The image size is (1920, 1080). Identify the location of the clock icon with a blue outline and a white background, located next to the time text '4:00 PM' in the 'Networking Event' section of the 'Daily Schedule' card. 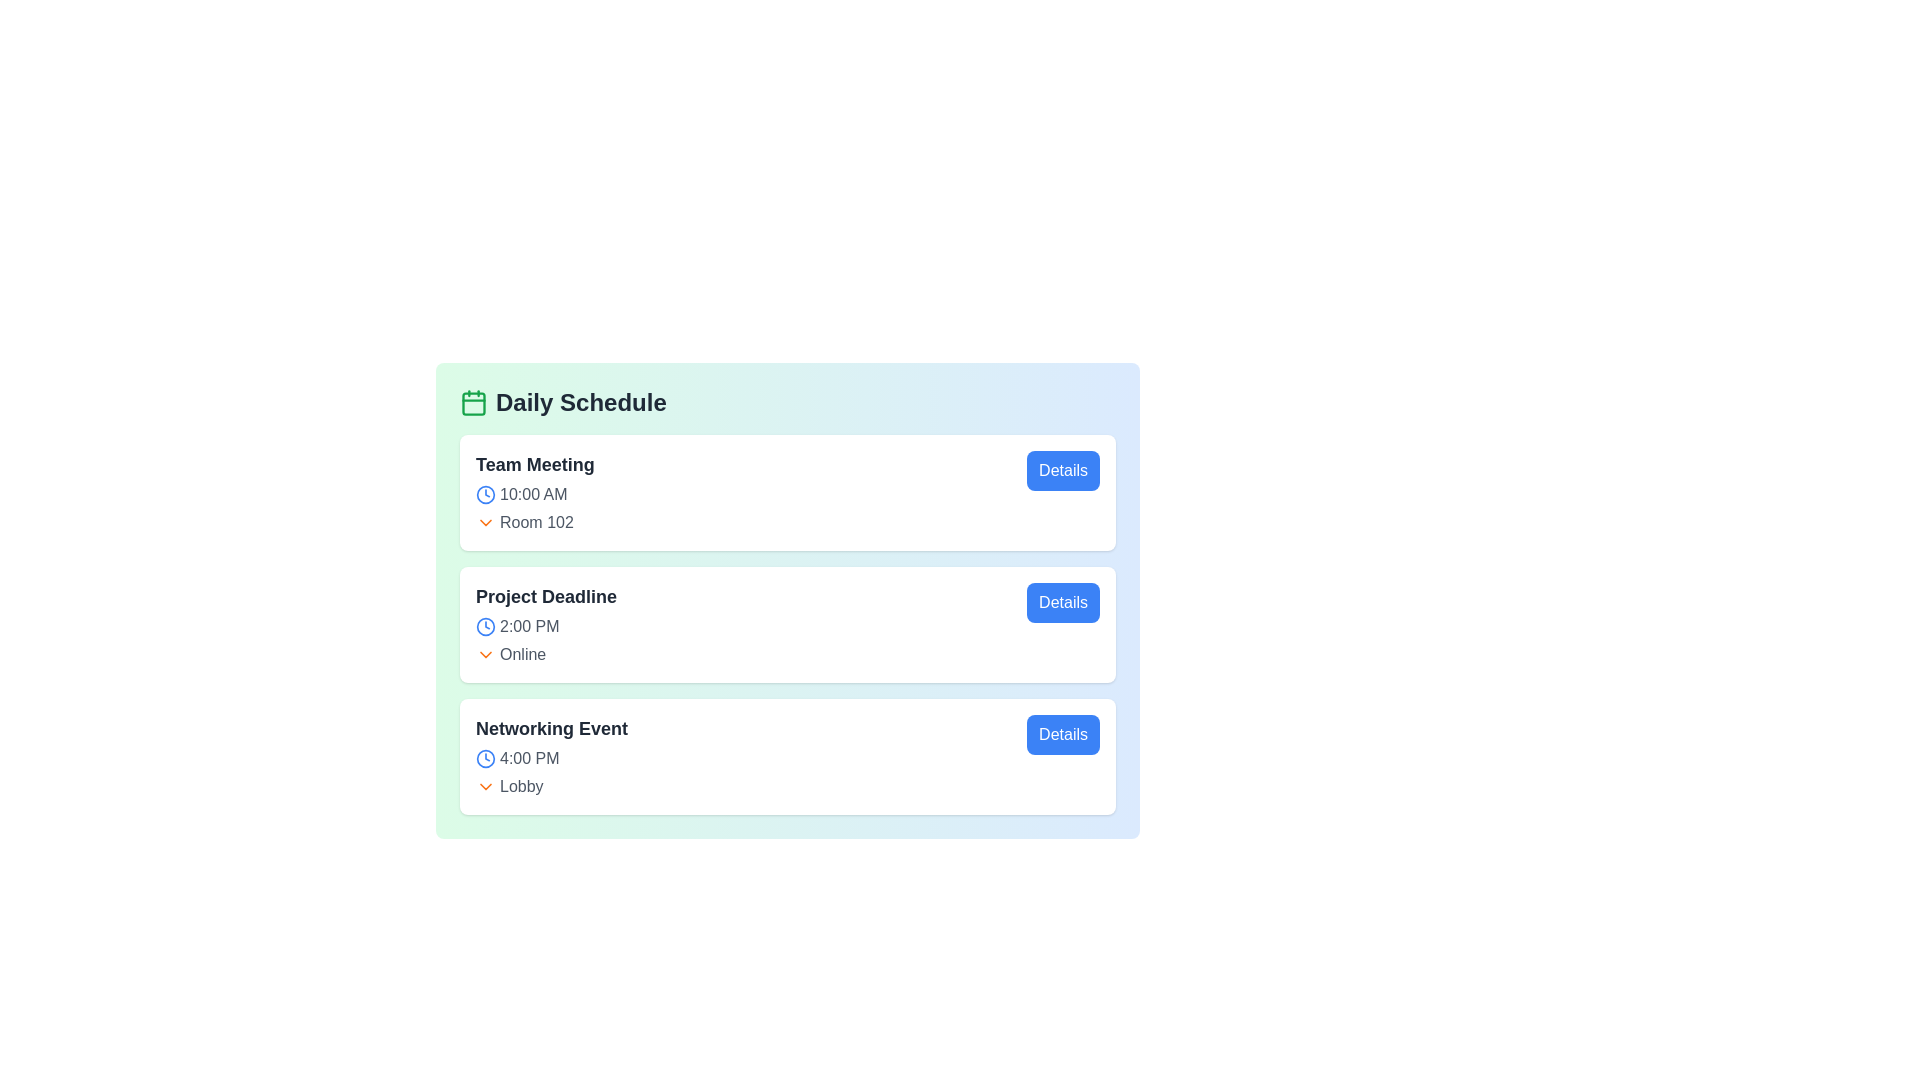
(485, 759).